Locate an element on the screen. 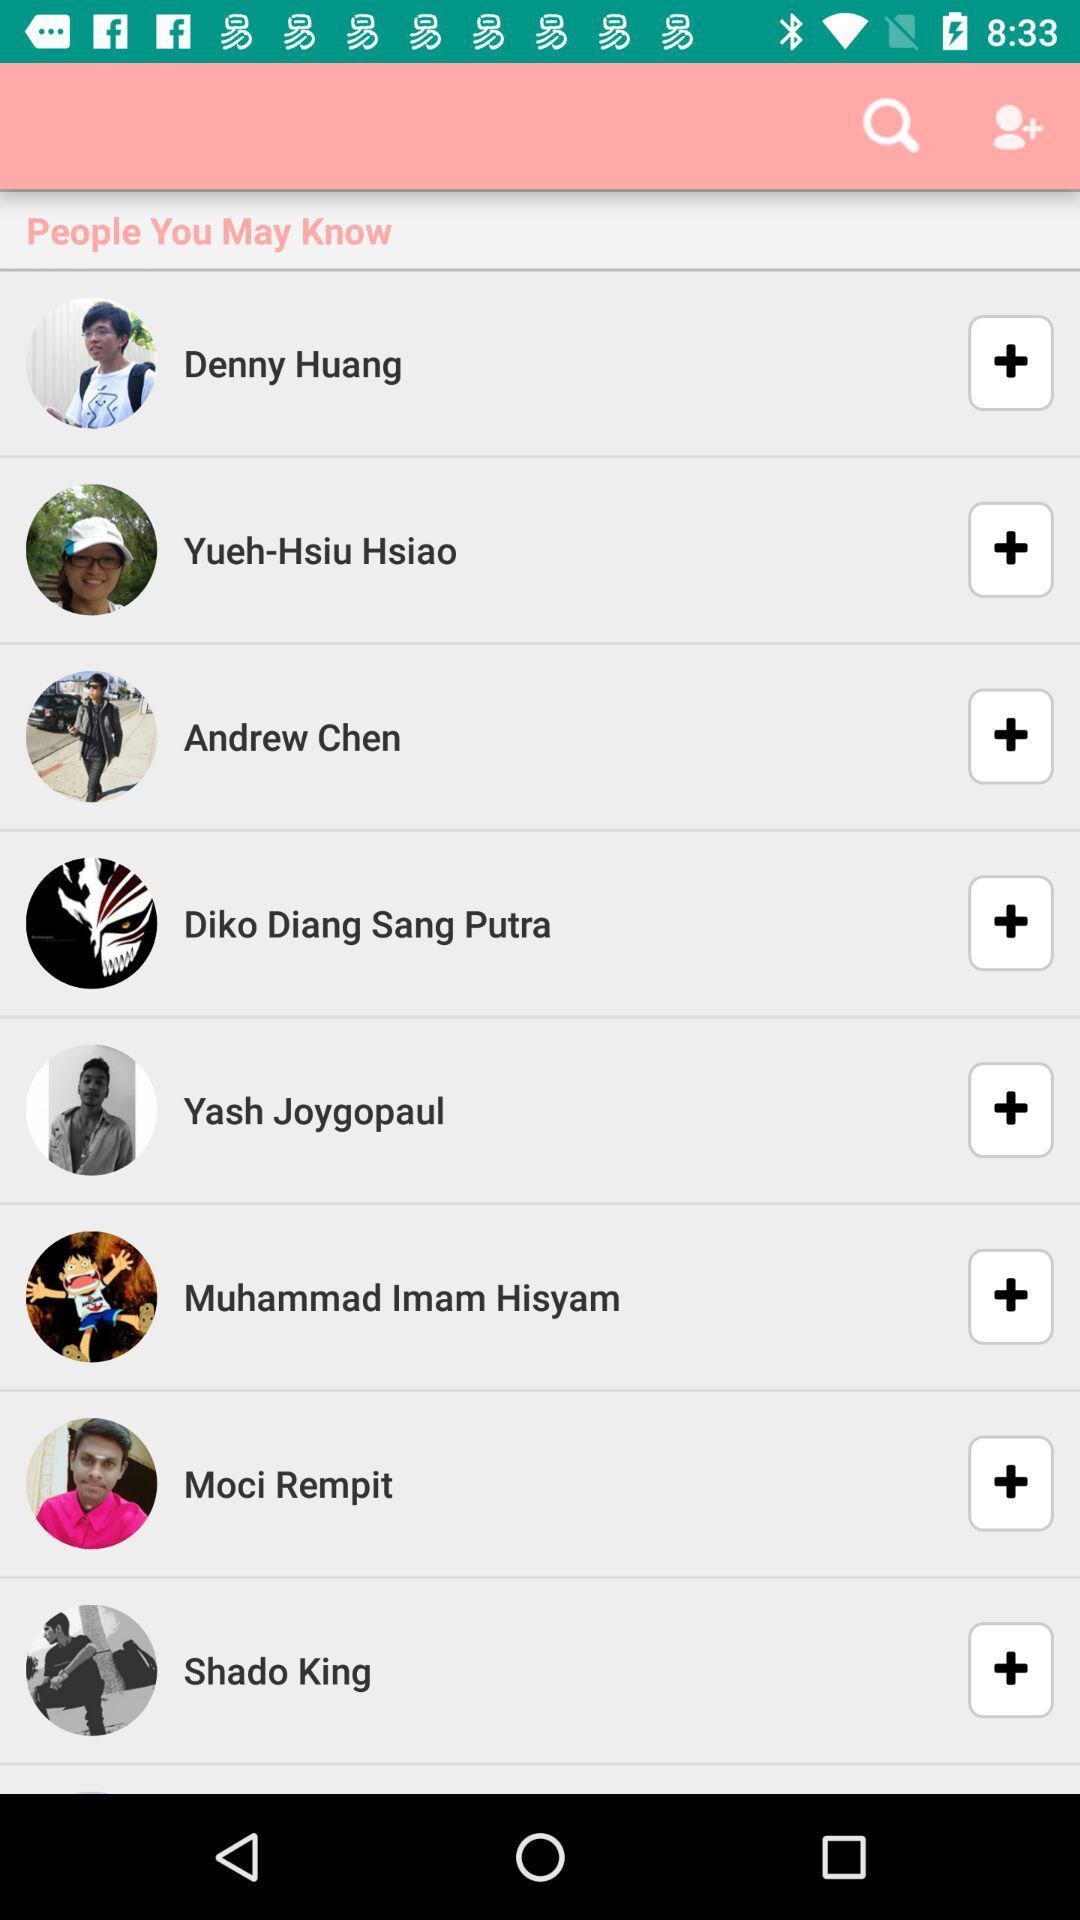  the image left to yash joygopaul is located at coordinates (92, 1109).